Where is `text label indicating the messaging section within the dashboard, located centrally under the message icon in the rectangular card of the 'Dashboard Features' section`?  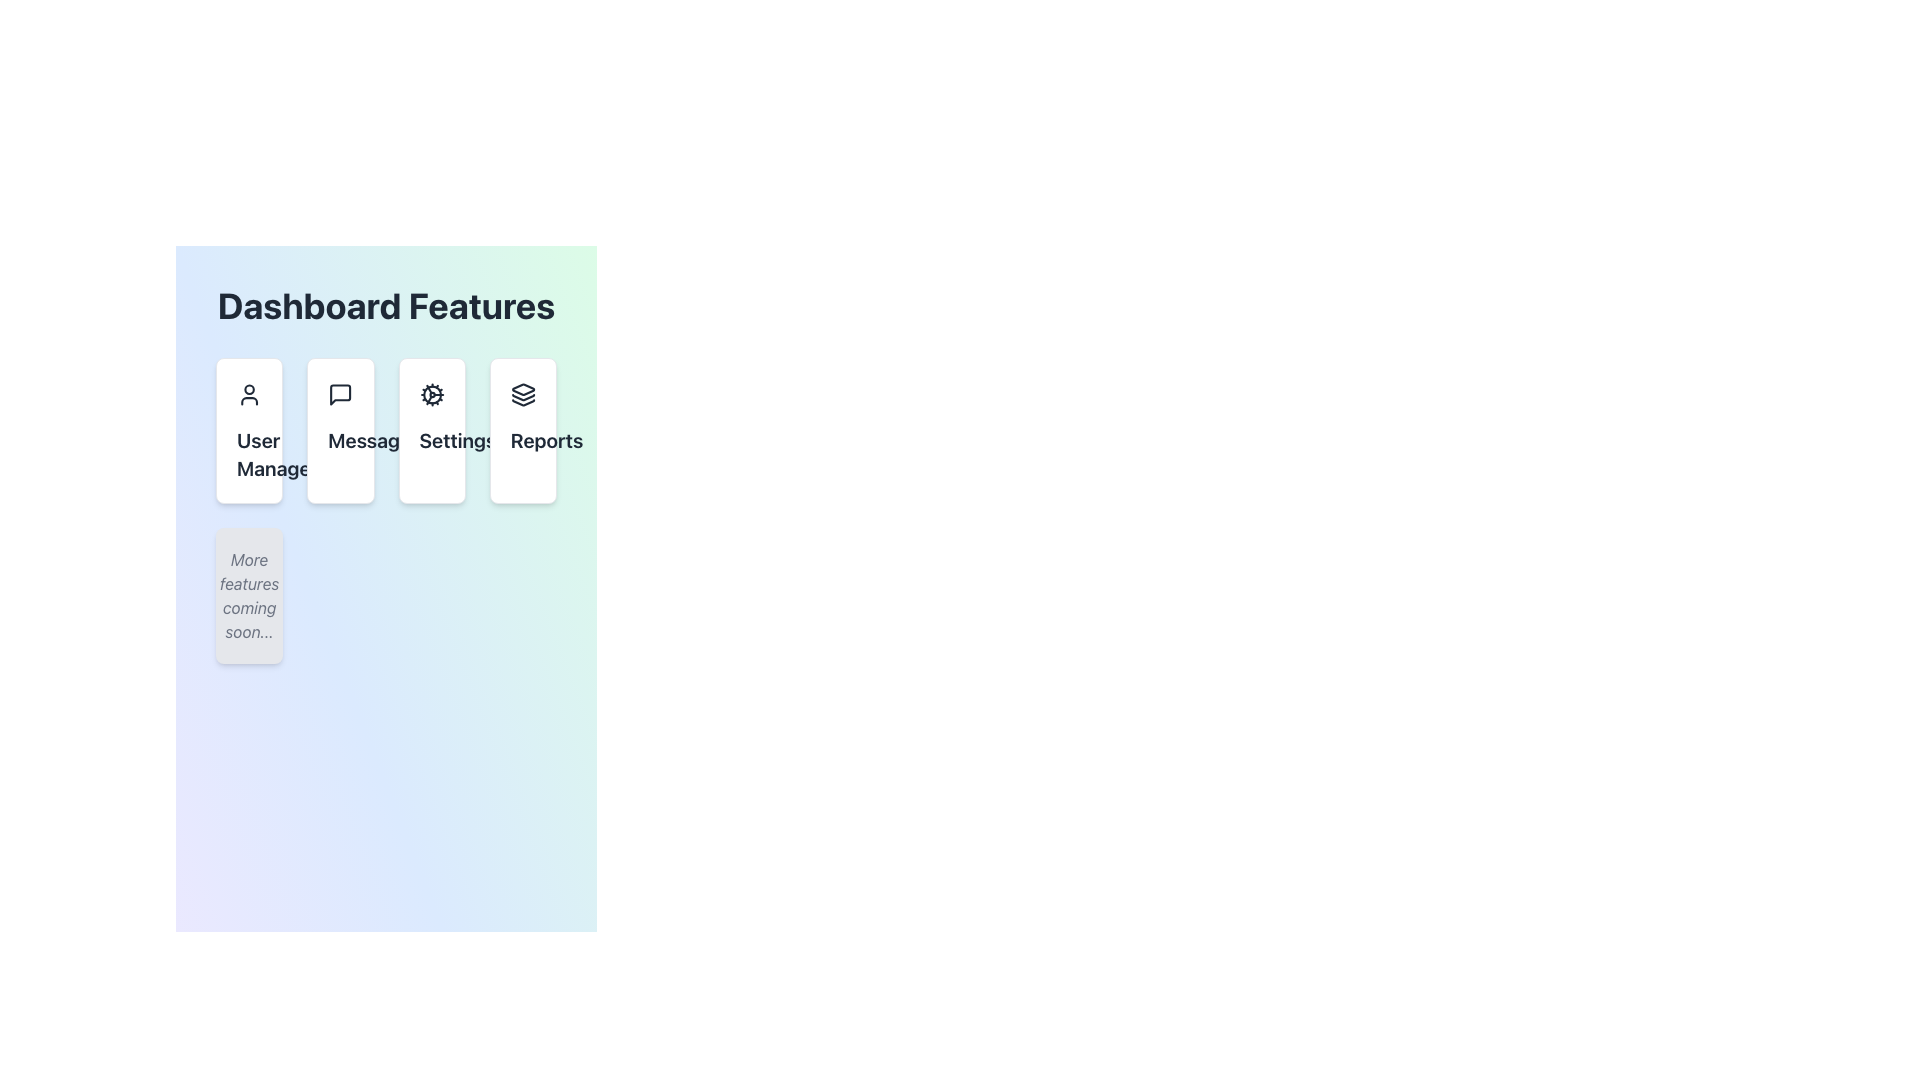 text label indicating the messaging section within the dashboard, located centrally under the message icon in the rectangular card of the 'Dashboard Features' section is located at coordinates (340, 439).